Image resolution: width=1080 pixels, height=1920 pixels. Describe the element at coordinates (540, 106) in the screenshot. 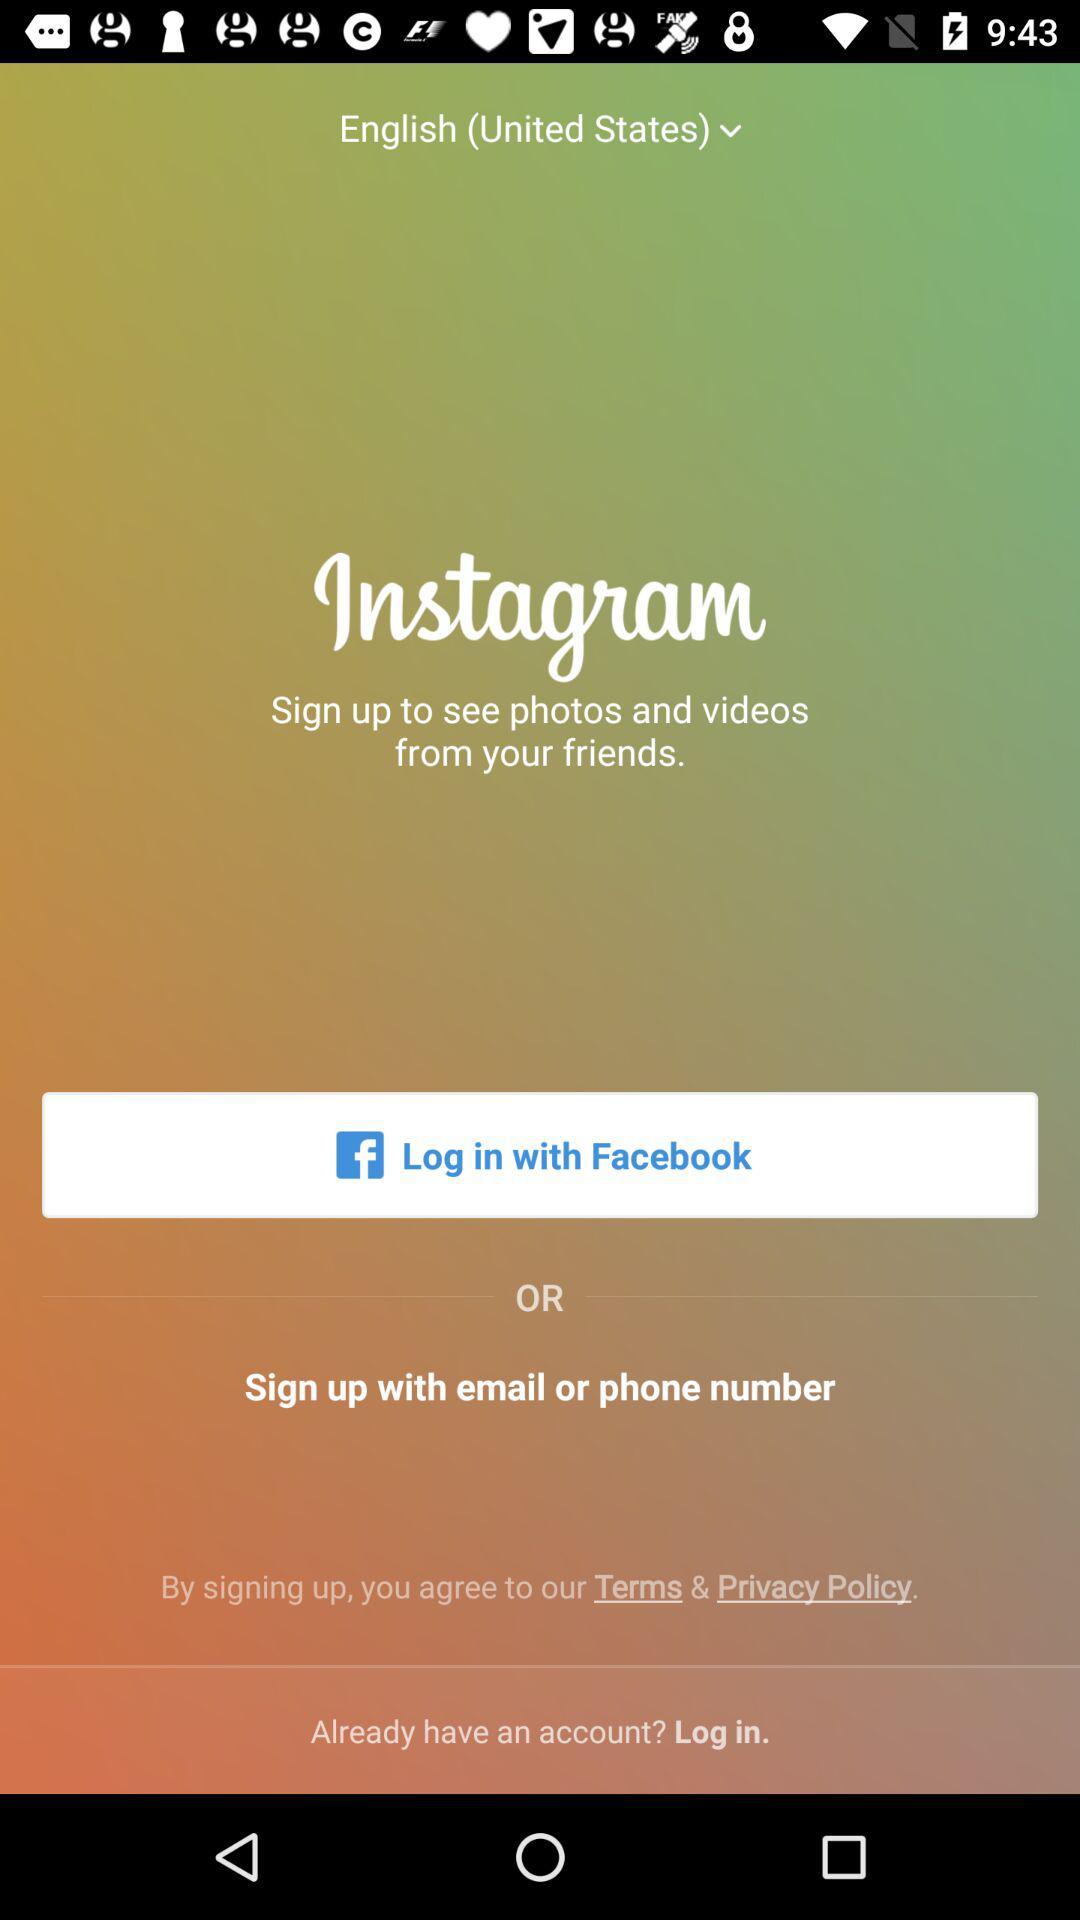

I see `the english (united states)   icon` at that location.